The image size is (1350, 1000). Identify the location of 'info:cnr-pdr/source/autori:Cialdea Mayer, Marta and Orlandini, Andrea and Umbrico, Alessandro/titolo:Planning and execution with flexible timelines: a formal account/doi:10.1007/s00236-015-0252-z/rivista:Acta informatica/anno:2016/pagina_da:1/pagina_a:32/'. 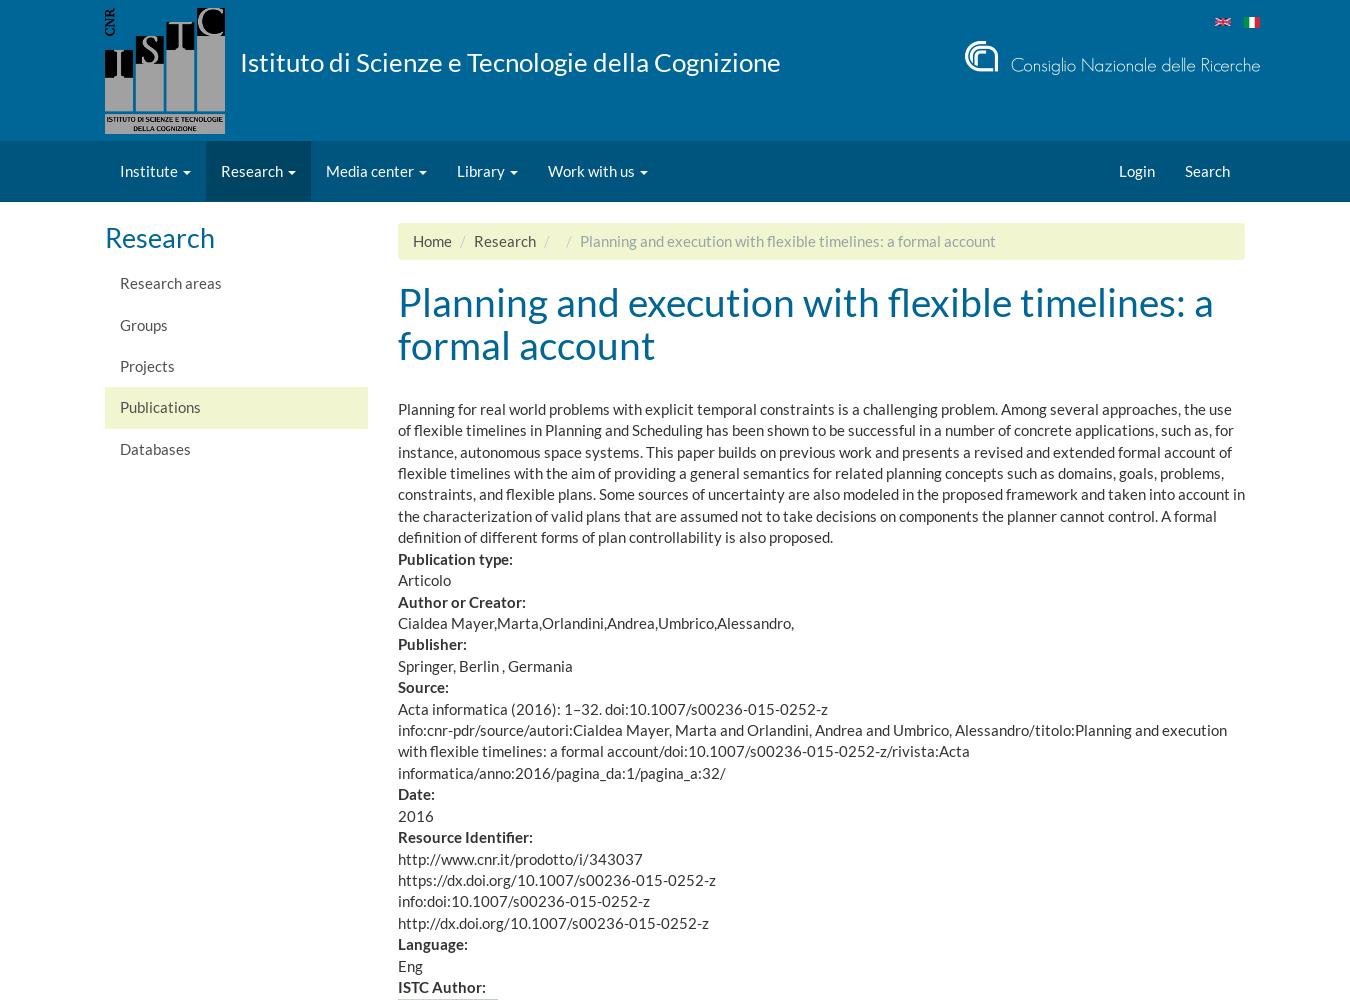
(397, 751).